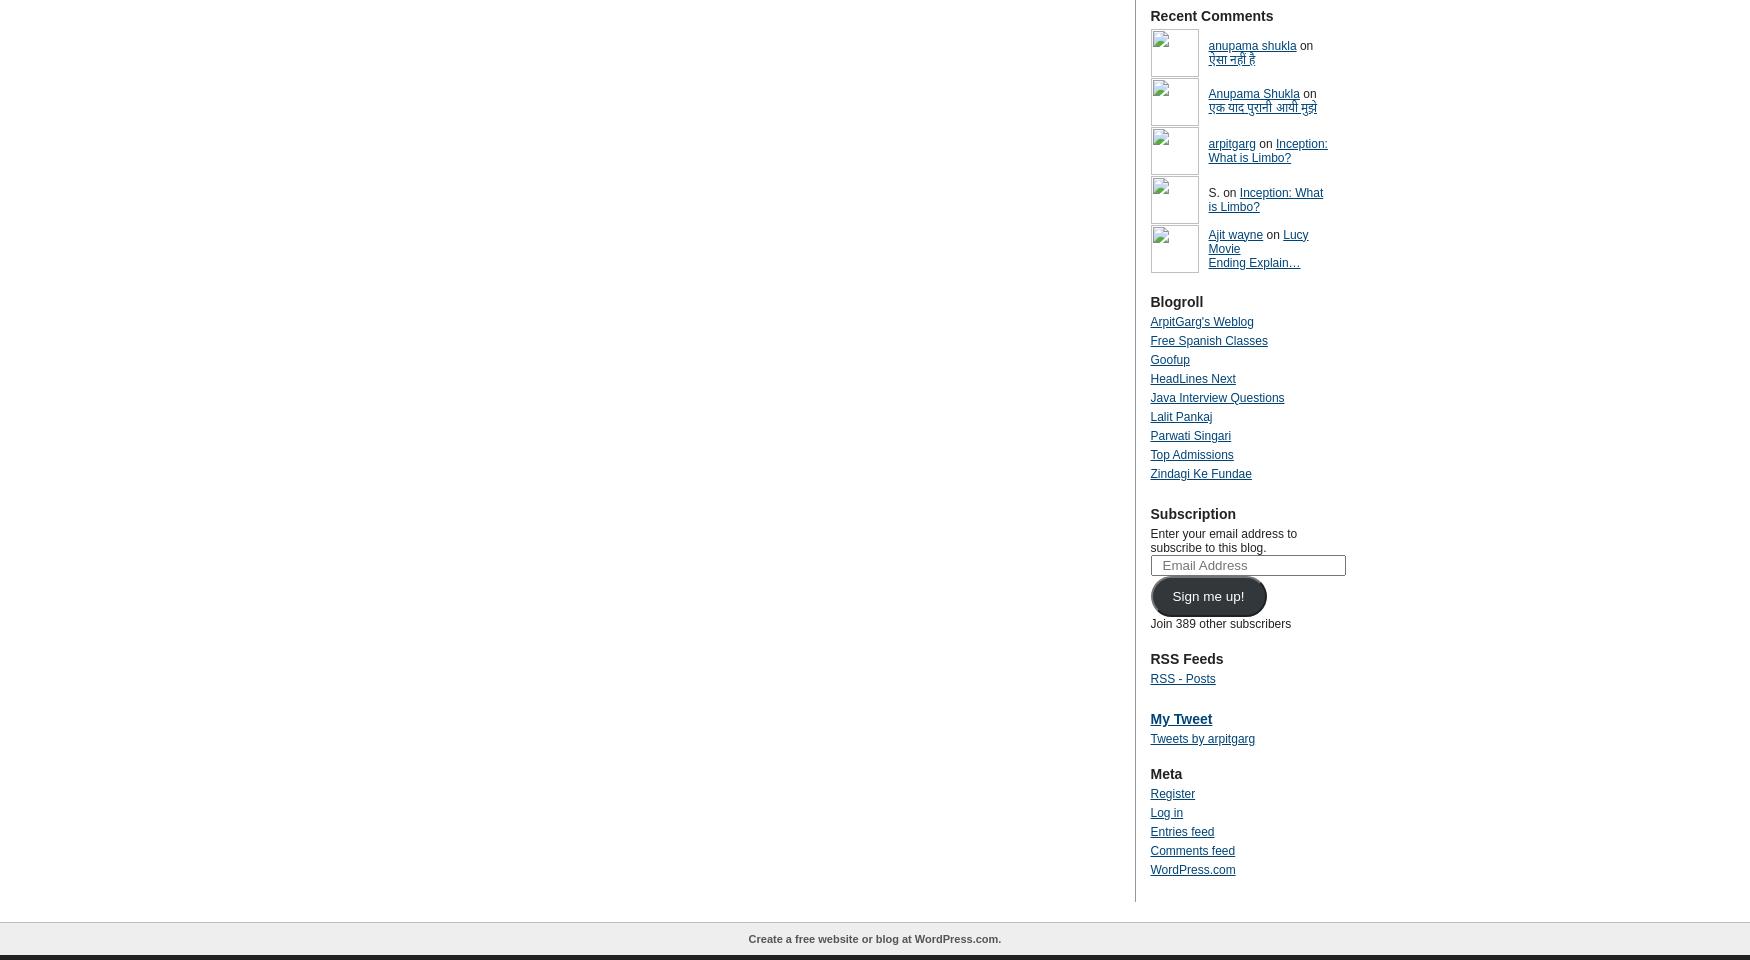 The width and height of the screenshot is (1750, 960). What do you see at coordinates (1235, 233) in the screenshot?
I see `'Ajit wayne'` at bounding box center [1235, 233].